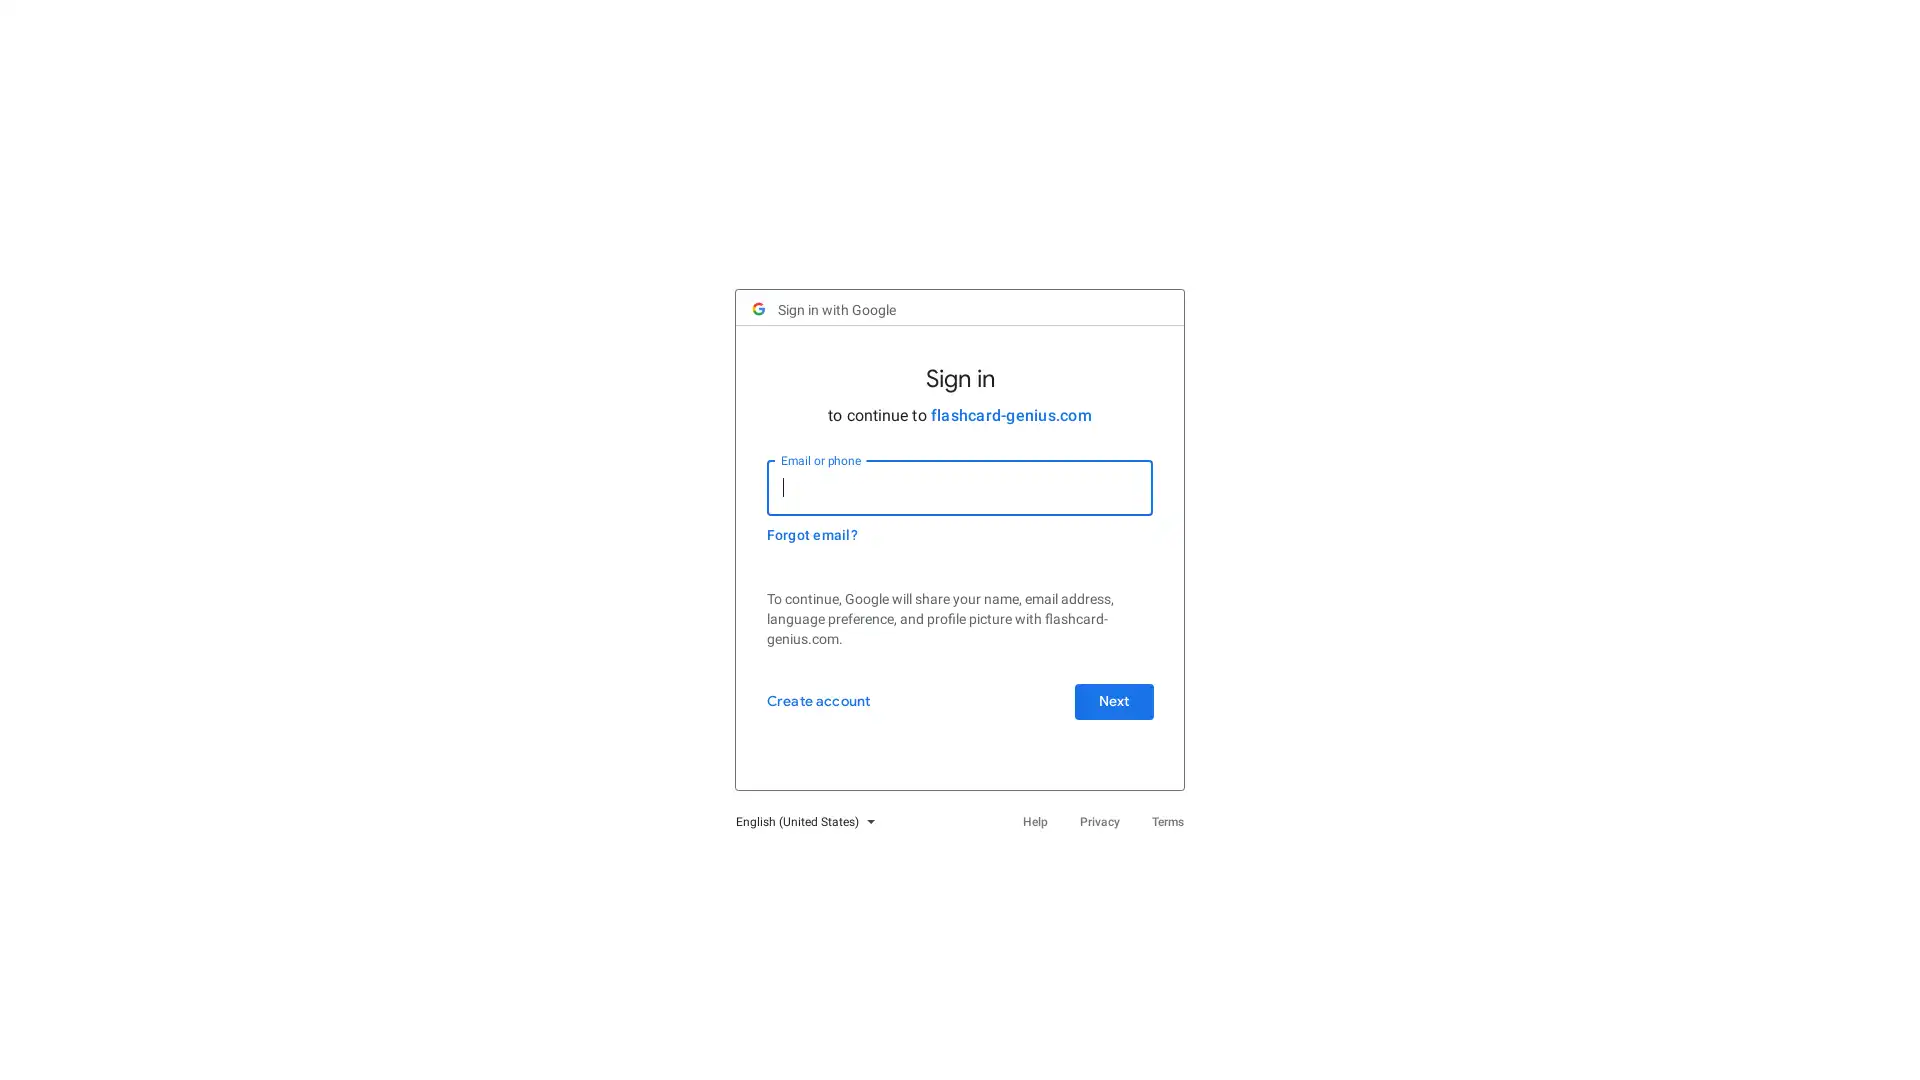 The height and width of the screenshot is (1080, 1920). What do you see at coordinates (821, 546) in the screenshot?
I see `Forgot email?` at bounding box center [821, 546].